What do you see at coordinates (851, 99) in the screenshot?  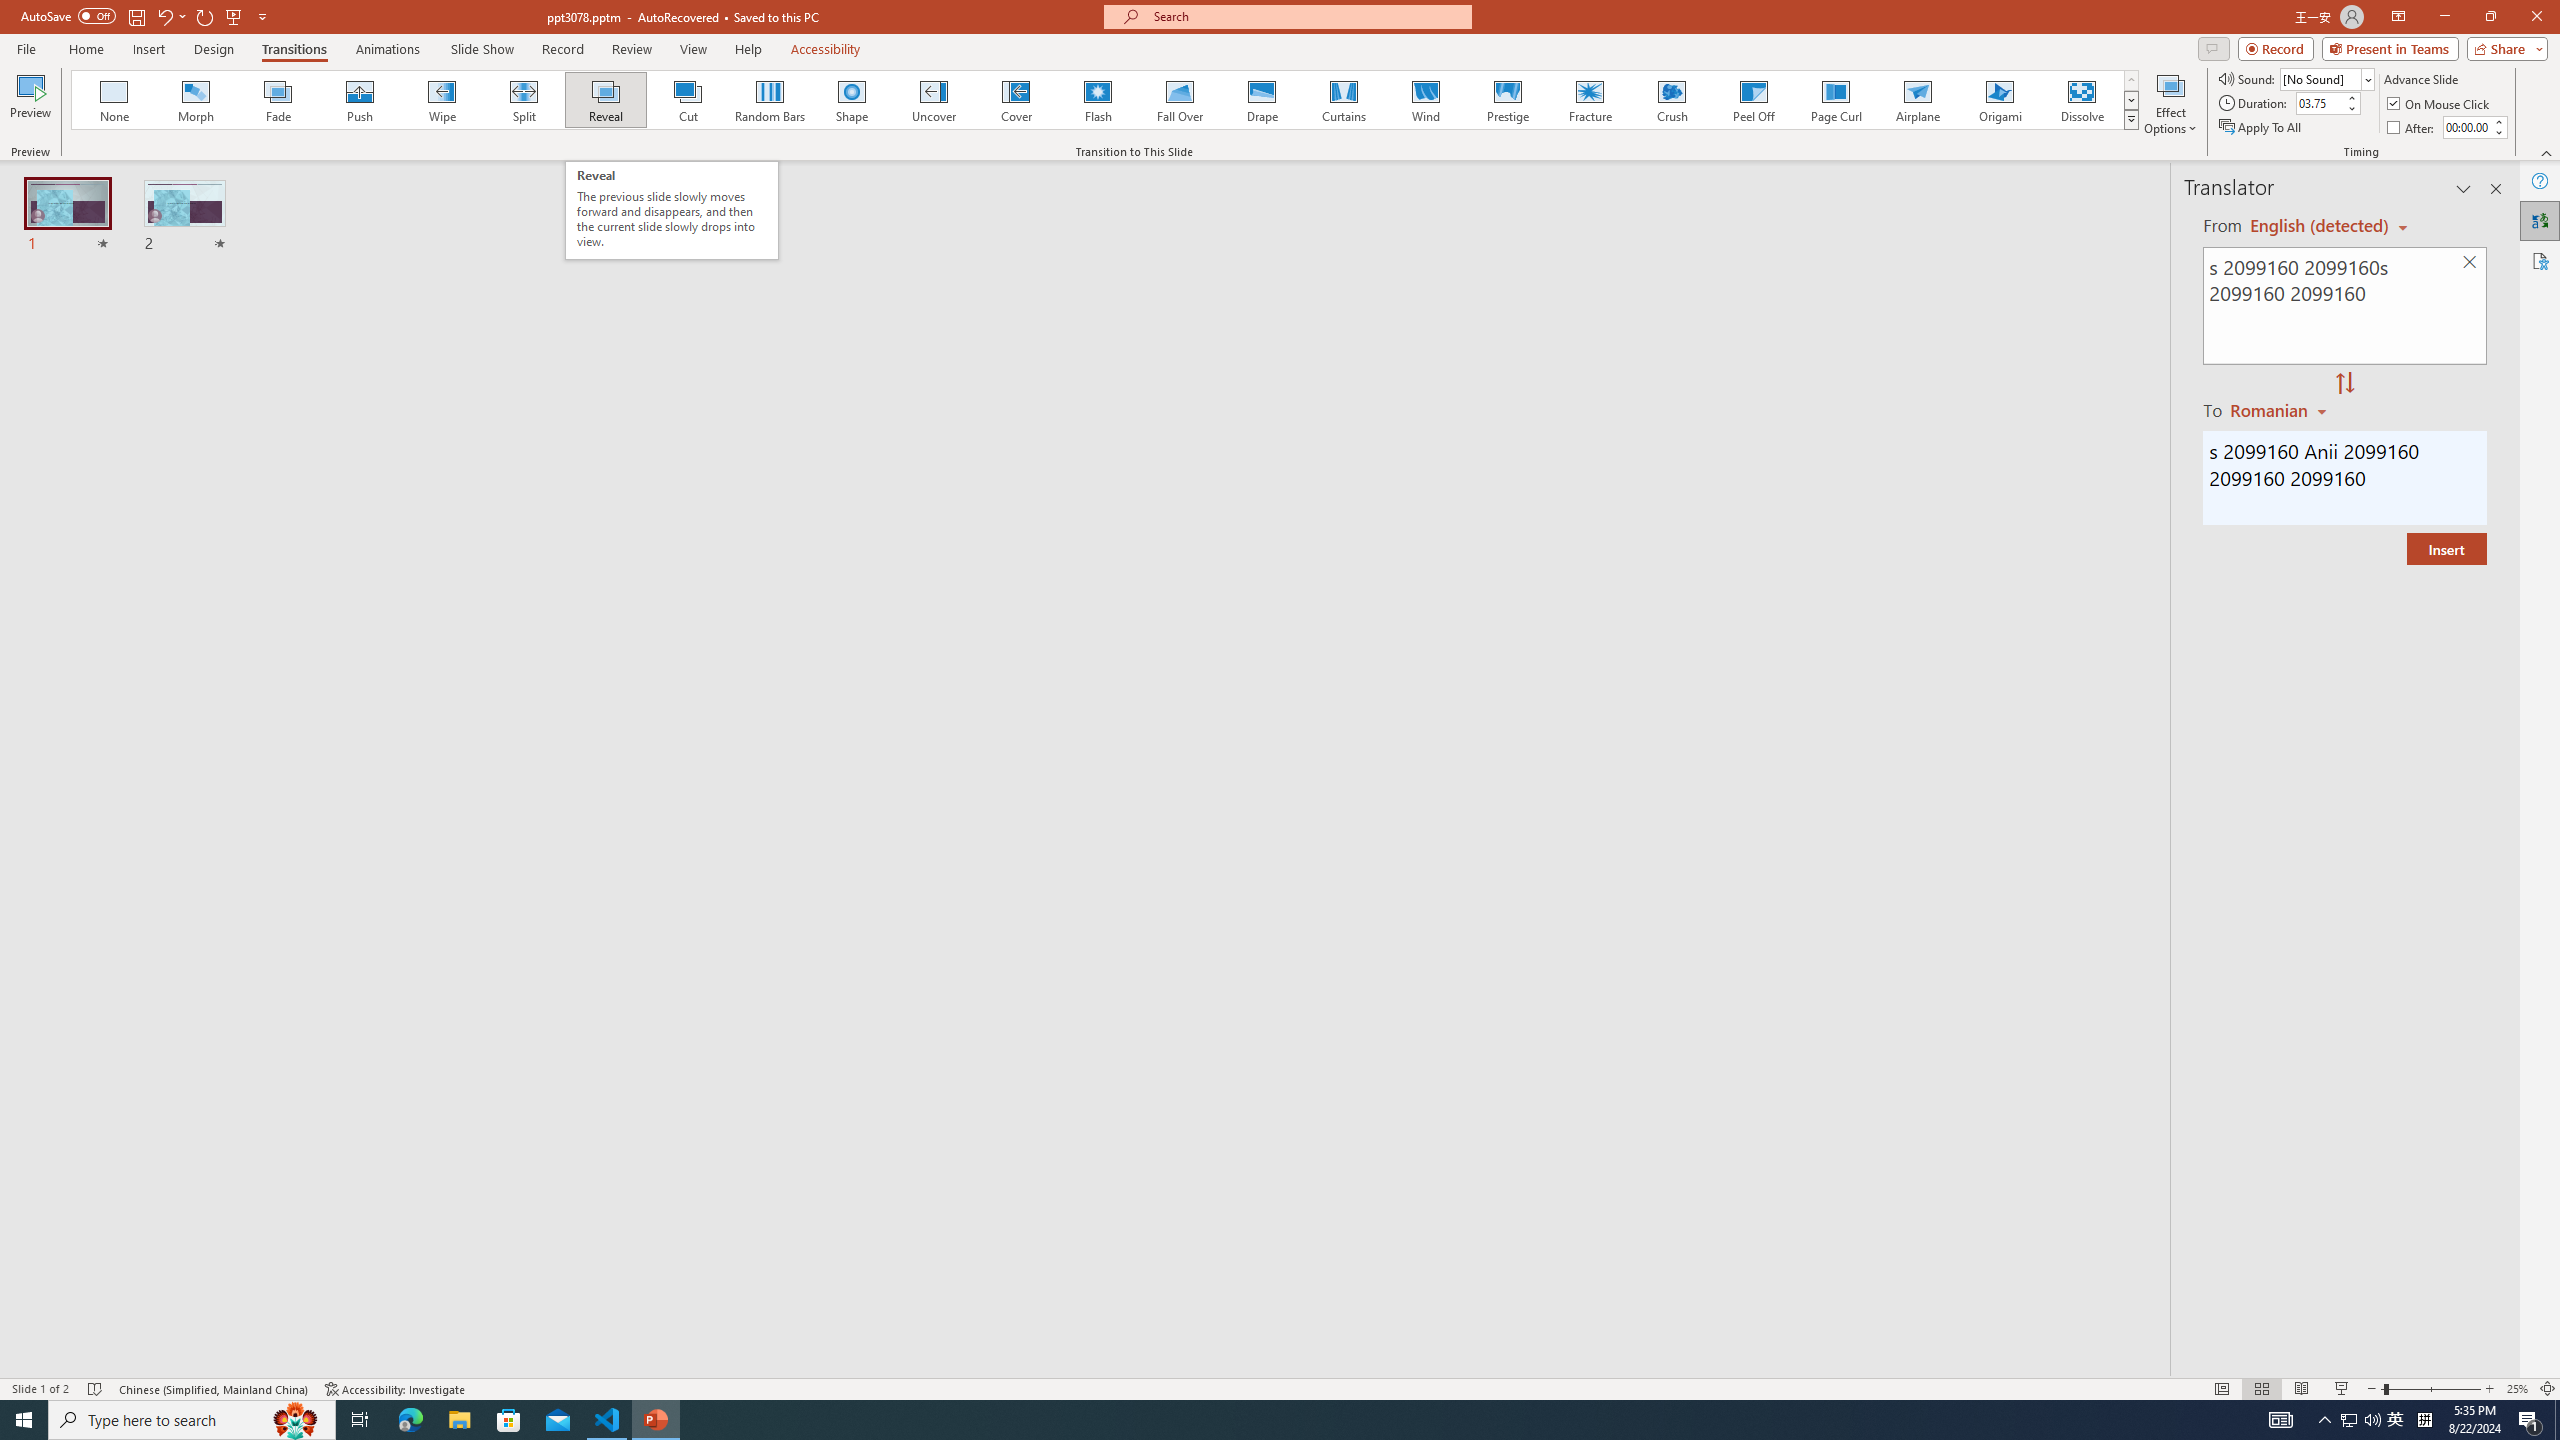 I see `'Shape'` at bounding box center [851, 99].